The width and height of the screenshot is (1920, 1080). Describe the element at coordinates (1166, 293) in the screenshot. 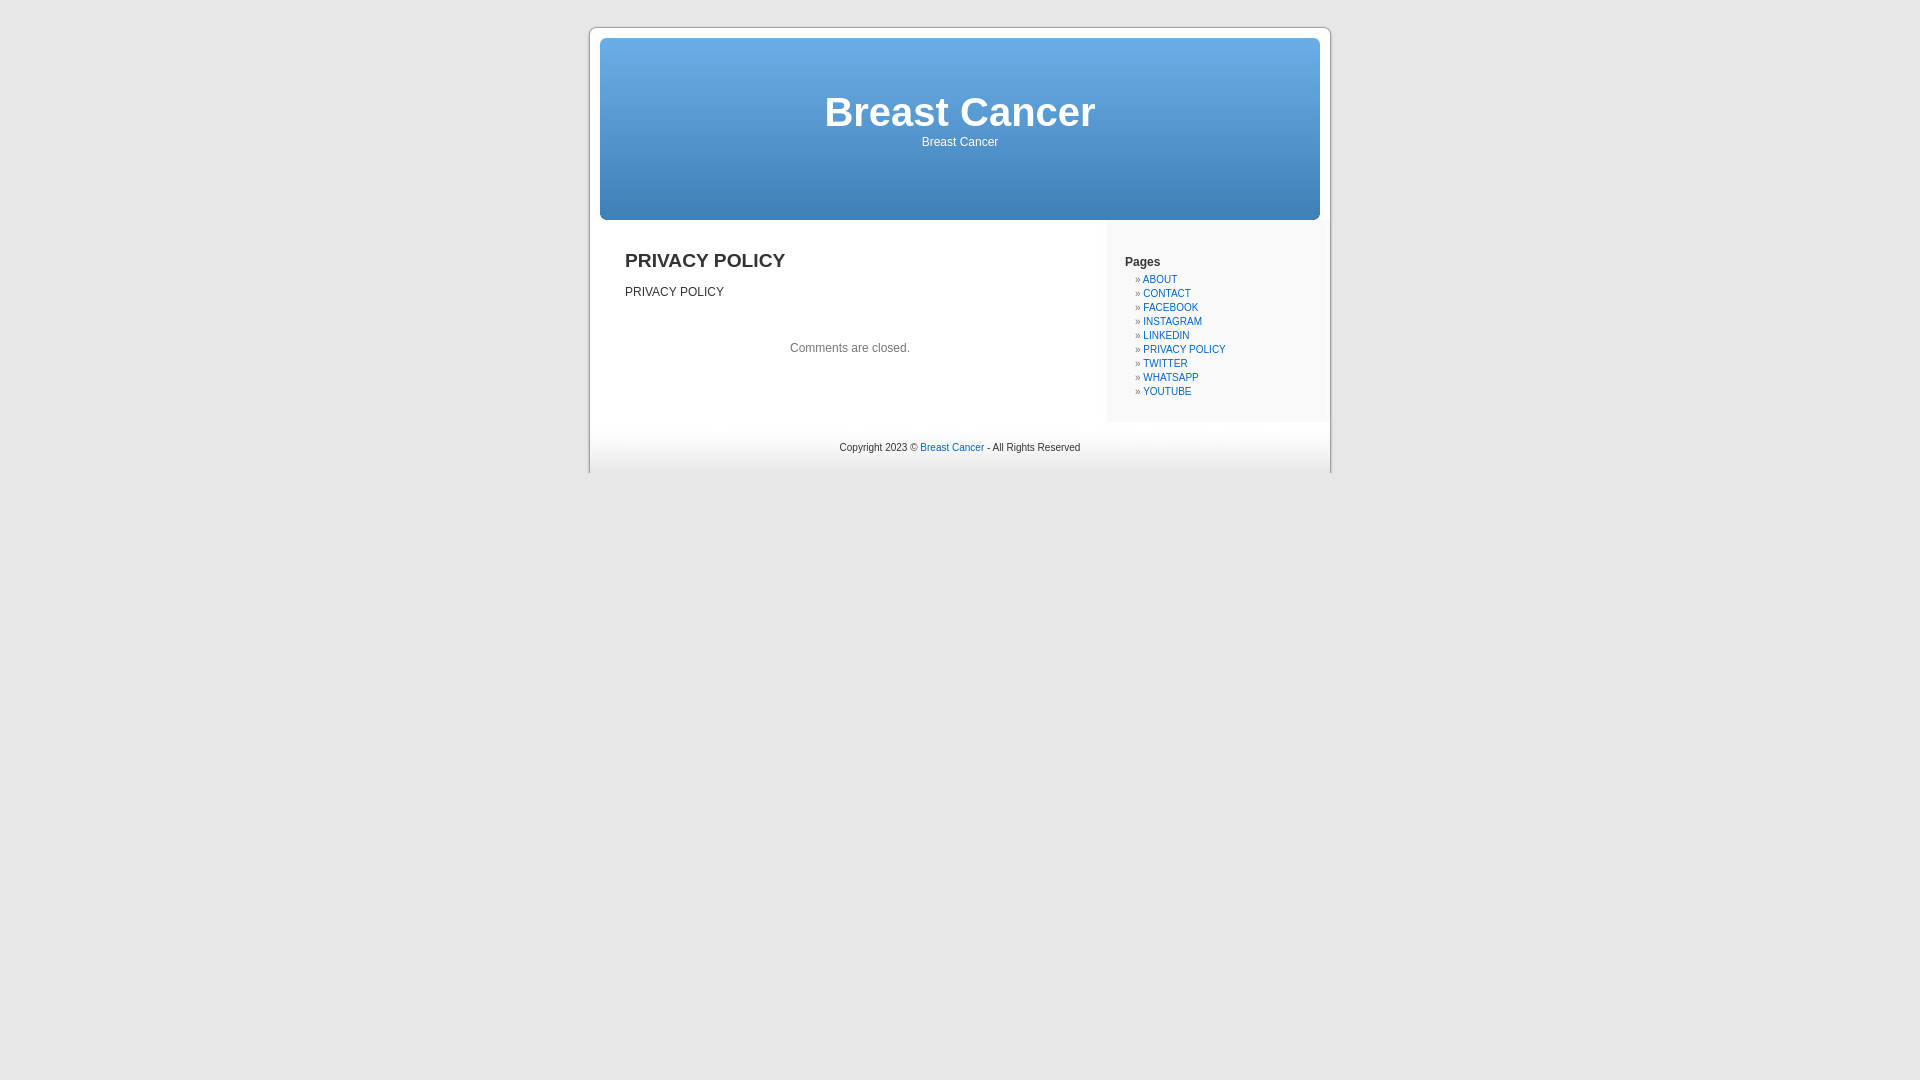

I see `'CONTACT'` at that location.